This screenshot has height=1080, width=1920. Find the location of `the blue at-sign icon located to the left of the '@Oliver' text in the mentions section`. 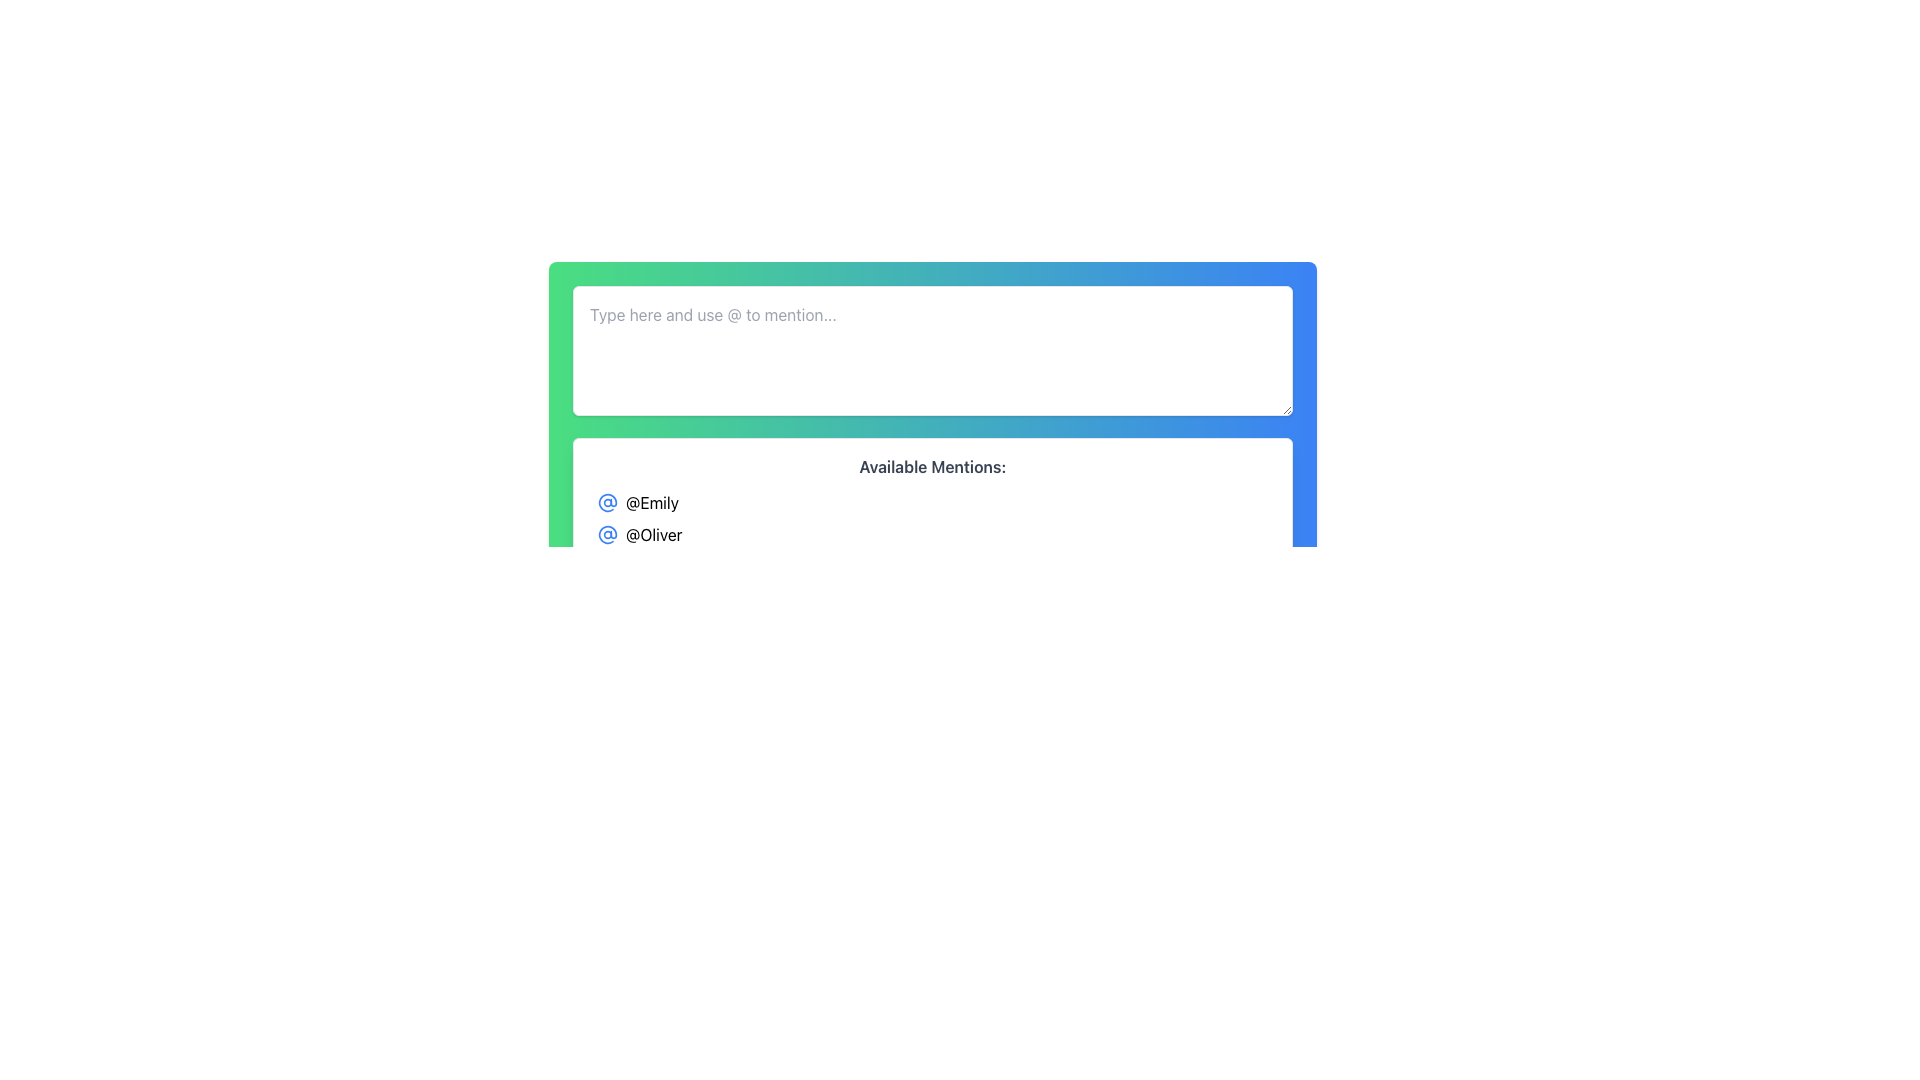

the blue at-sign icon located to the left of the '@Oliver' text in the mentions section is located at coordinates (607, 534).